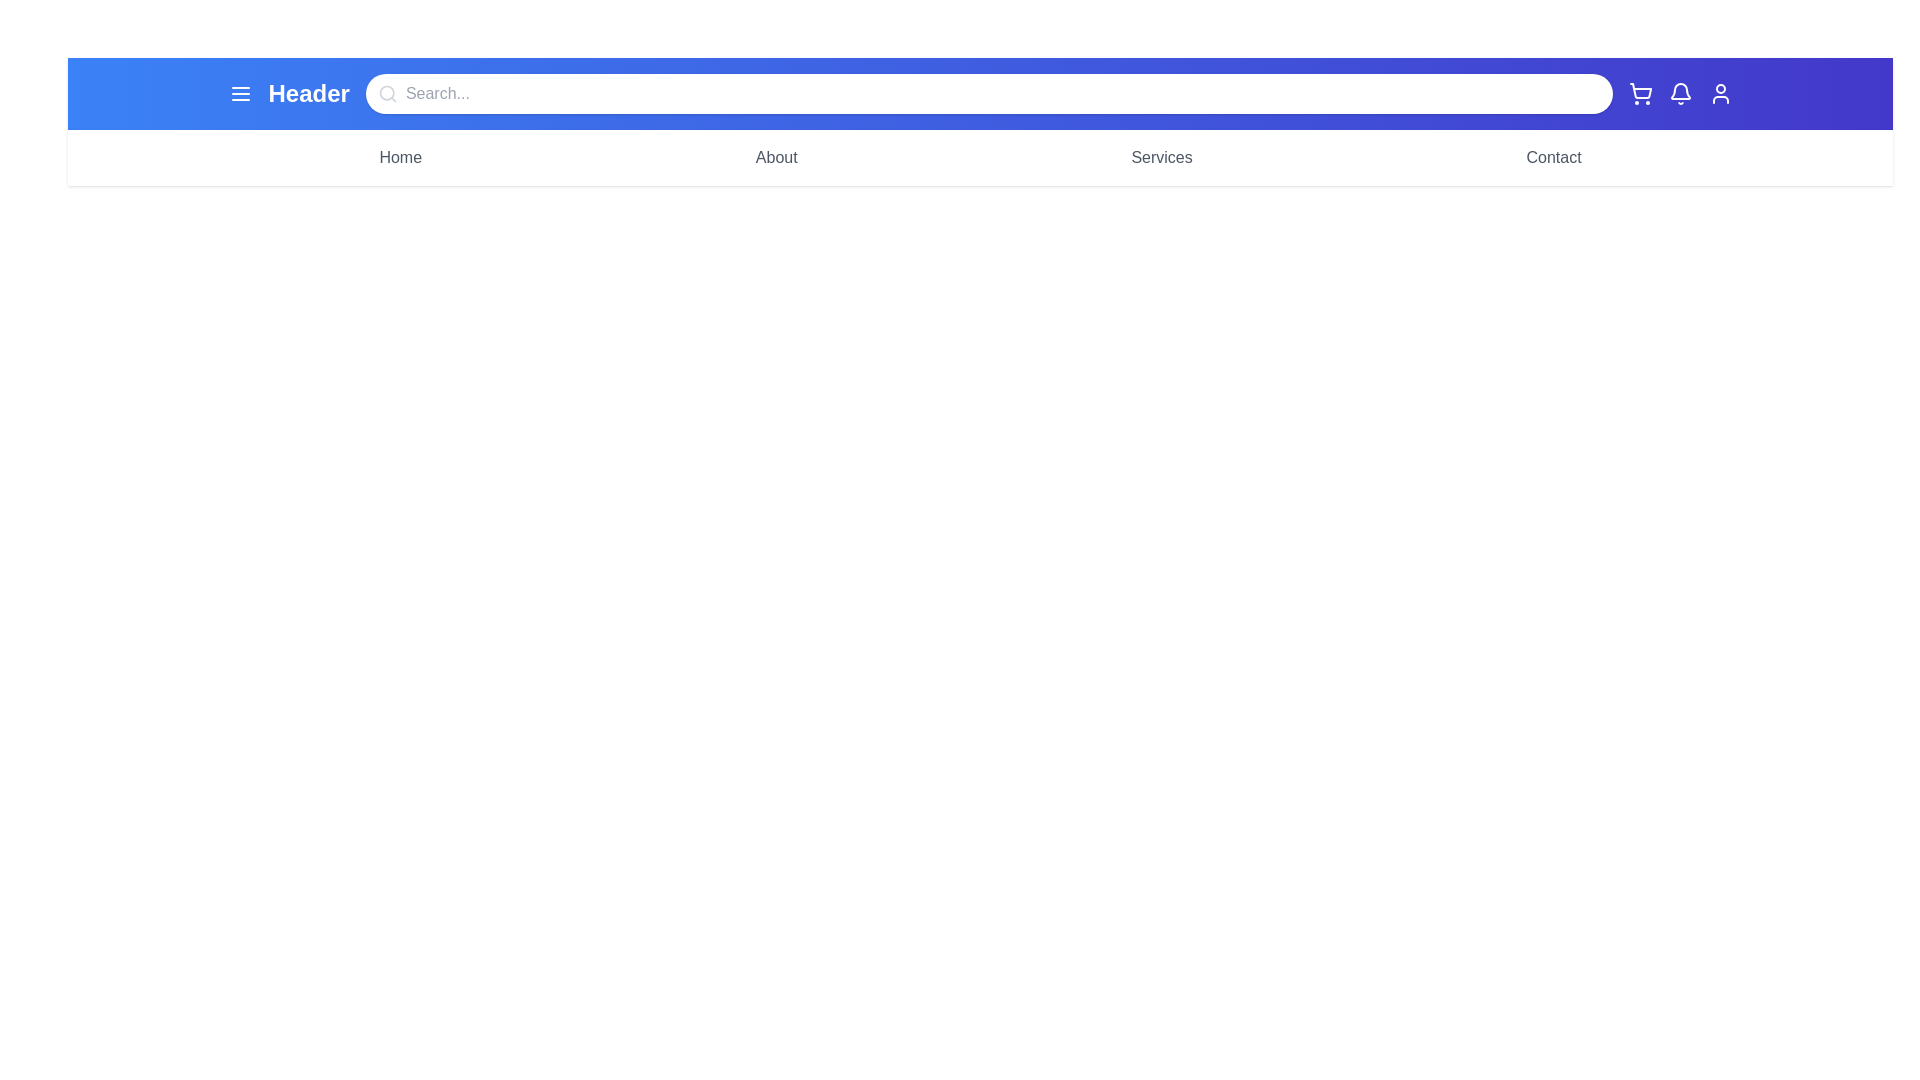  I want to click on the menu item About from the menu bar, so click(775, 157).